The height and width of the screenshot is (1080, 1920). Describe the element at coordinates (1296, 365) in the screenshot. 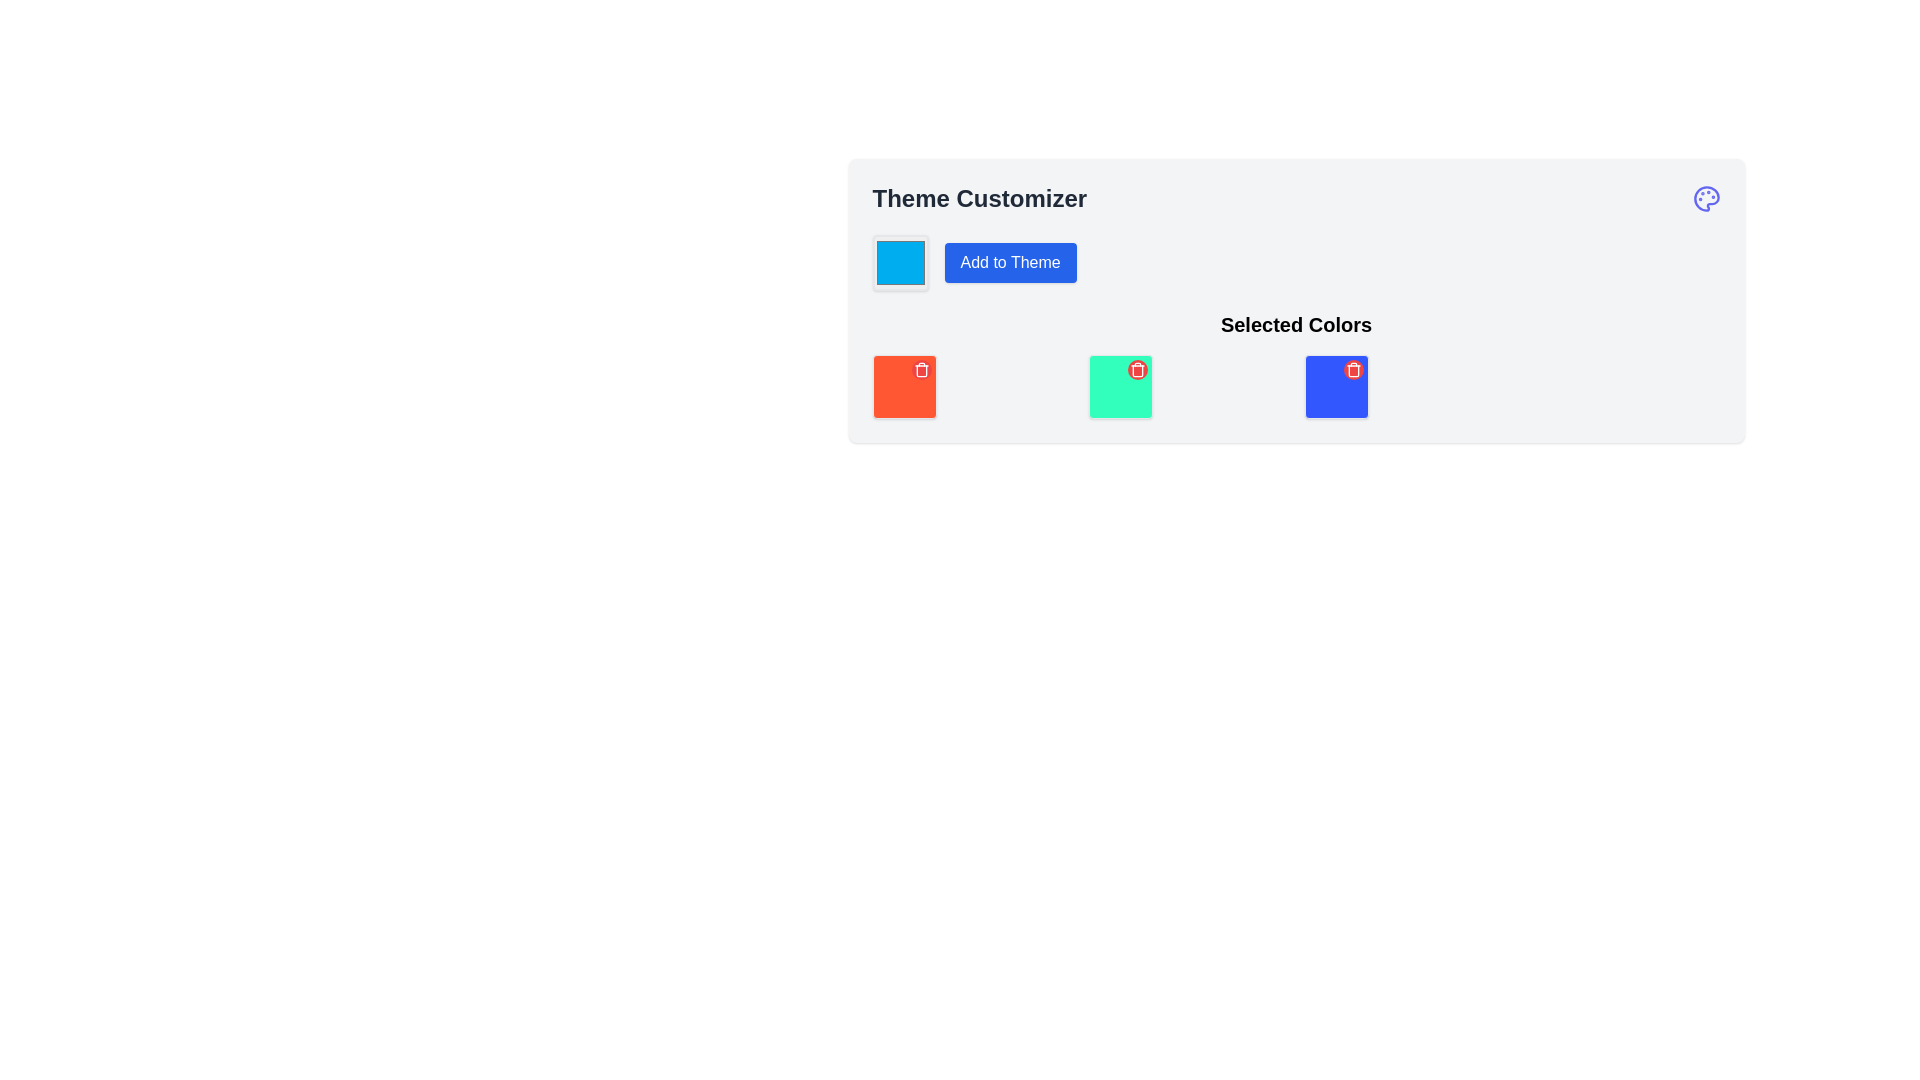

I see `the bold heading text label 'Selected Colors' located in the 'Theme Customizer' section, positioned above the grid of colored boxes` at that location.